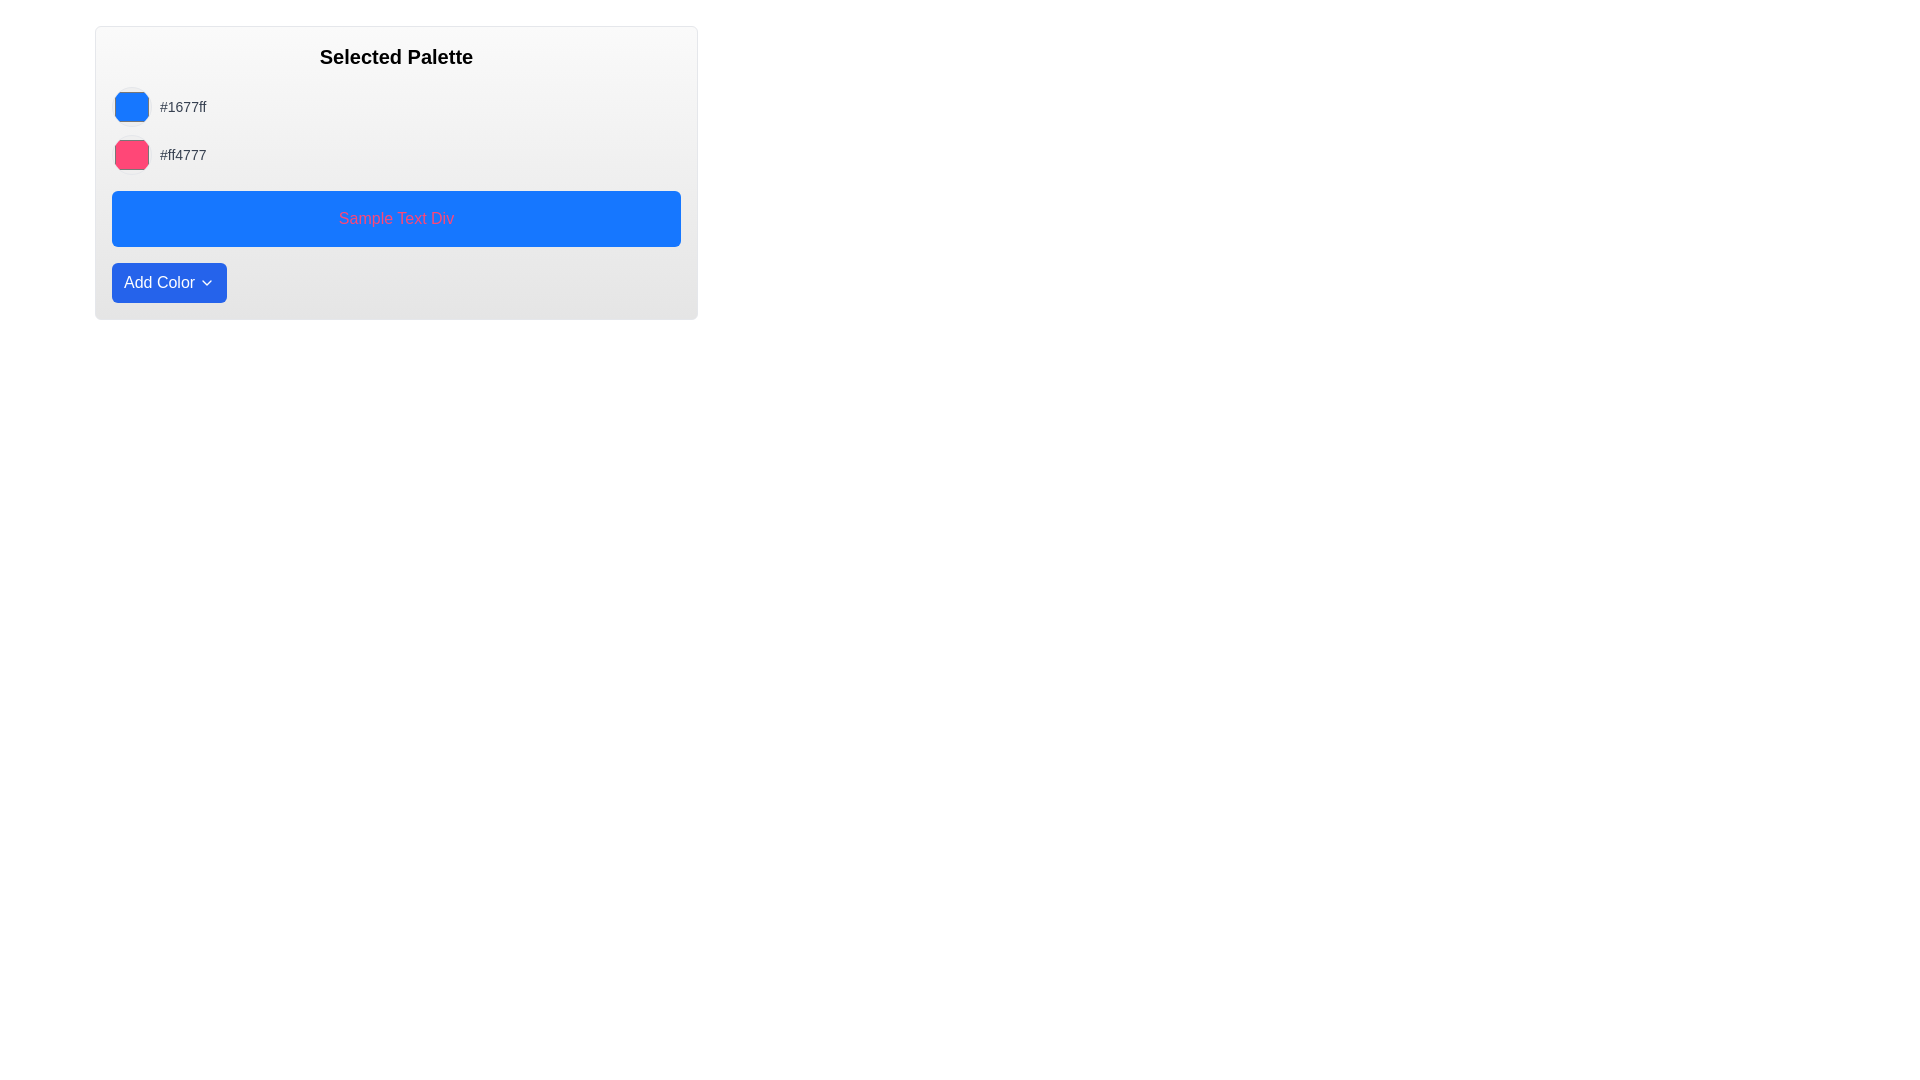 The height and width of the screenshot is (1080, 1920). What do you see at coordinates (183, 107) in the screenshot?
I see `the Text Label that displays the color value corresponding to the blue circular swatch located to its left` at bounding box center [183, 107].